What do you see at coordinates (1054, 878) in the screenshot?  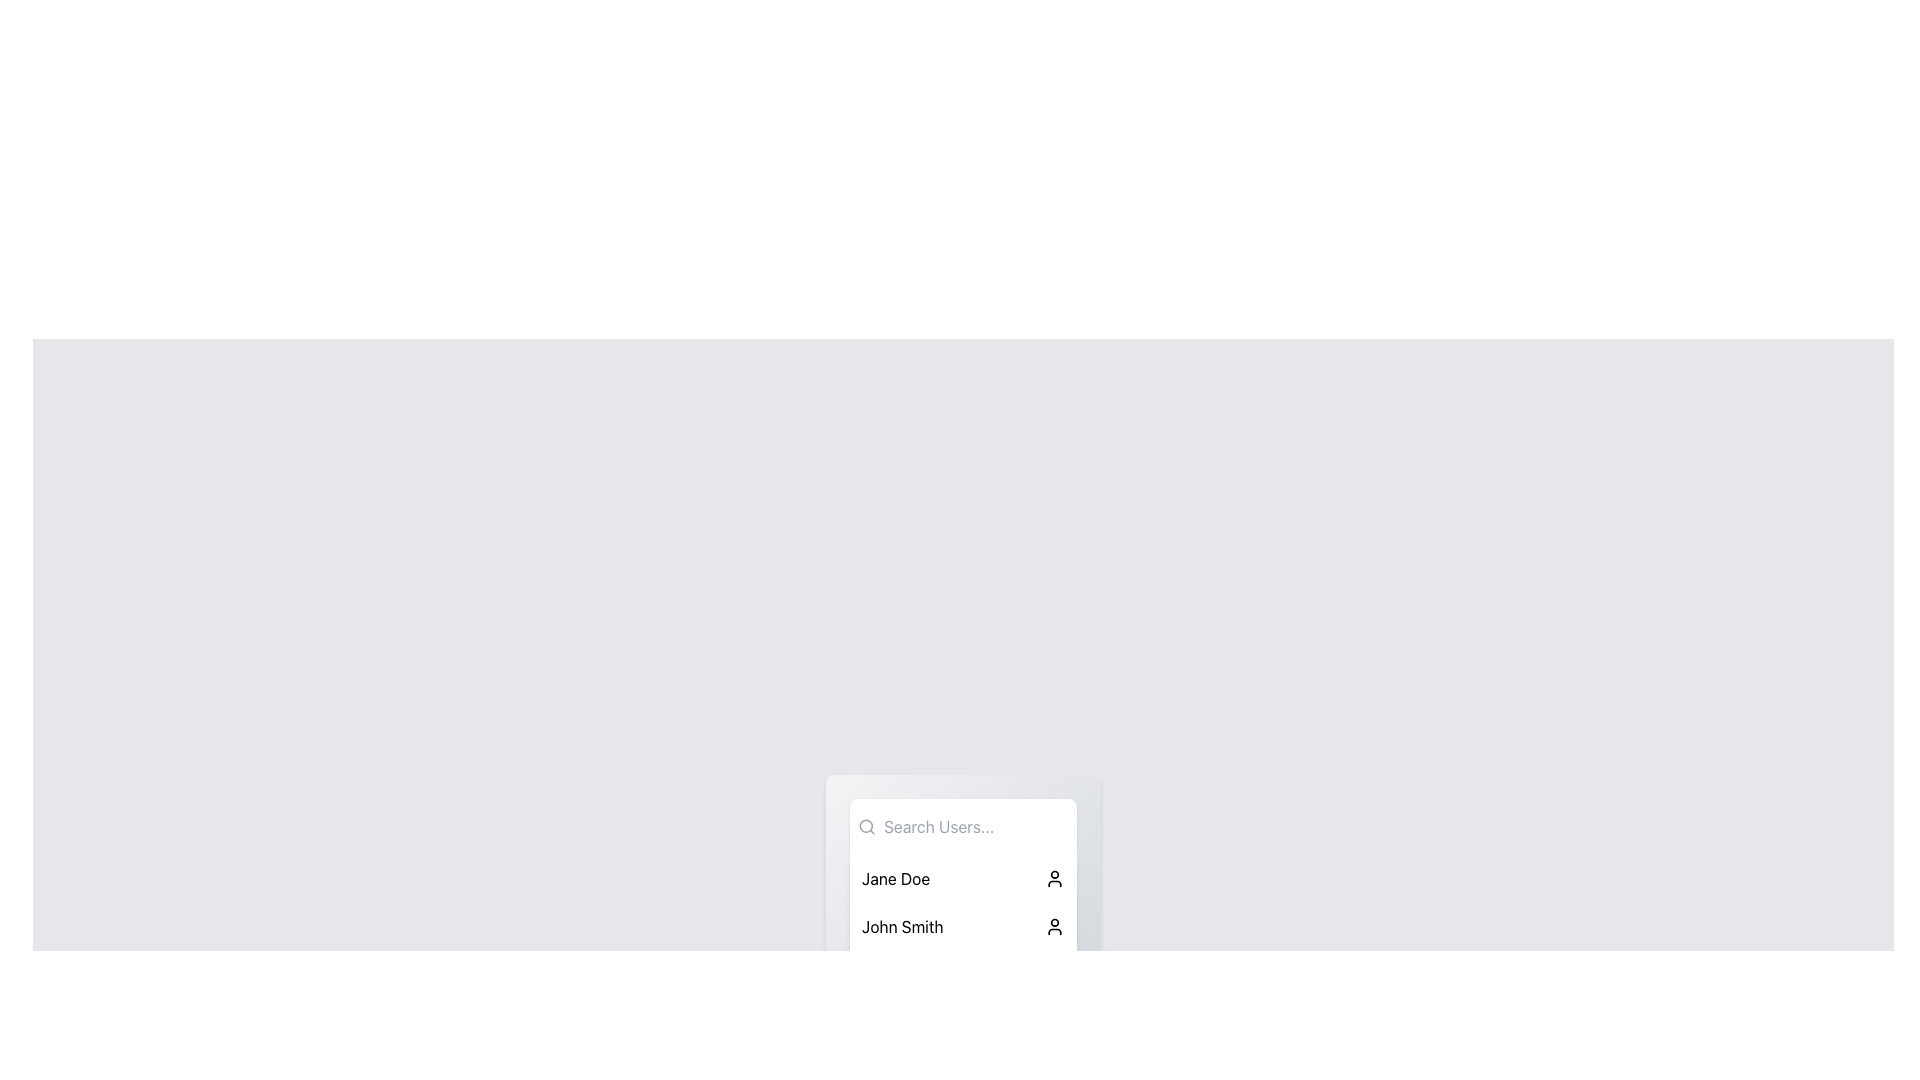 I see `the user icon representing 'Jane Doe' to interact with it` at bounding box center [1054, 878].